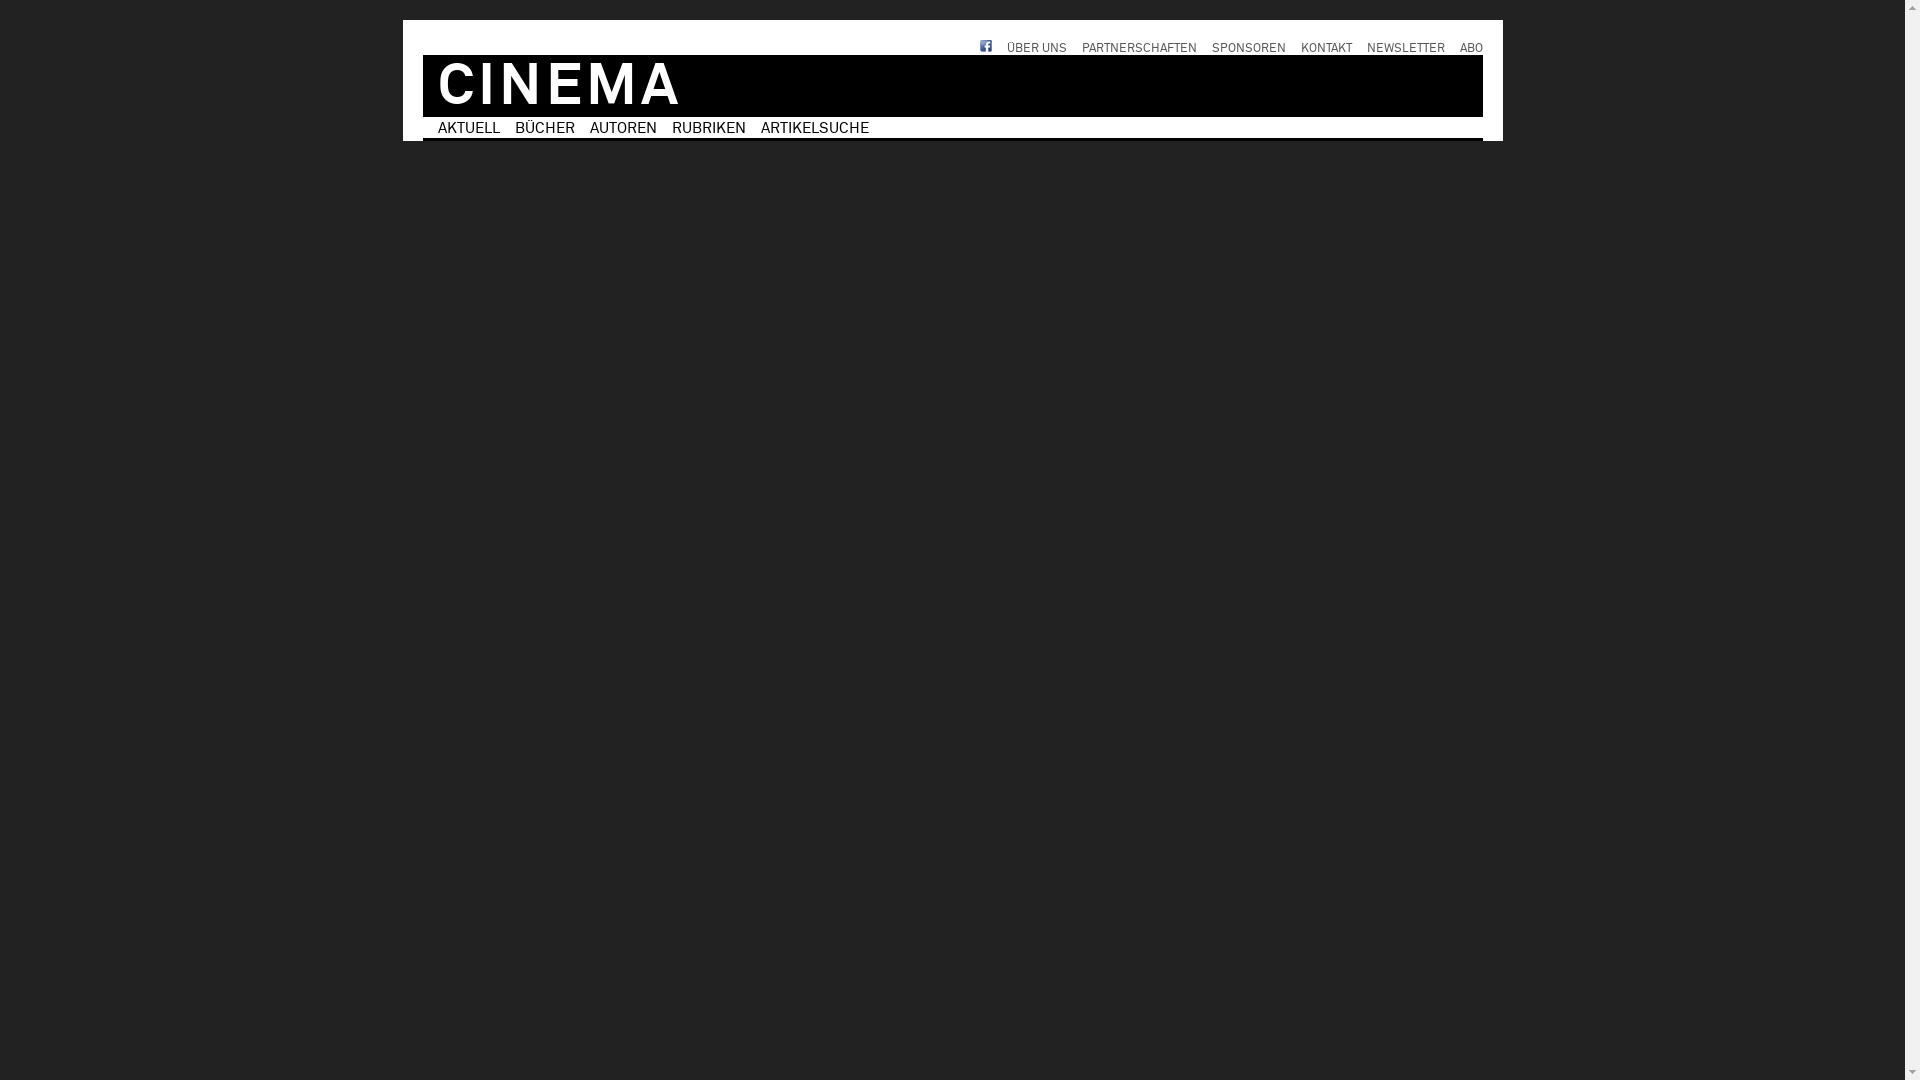  What do you see at coordinates (1247, 48) in the screenshot?
I see `'SPONSOREN'` at bounding box center [1247, 48].